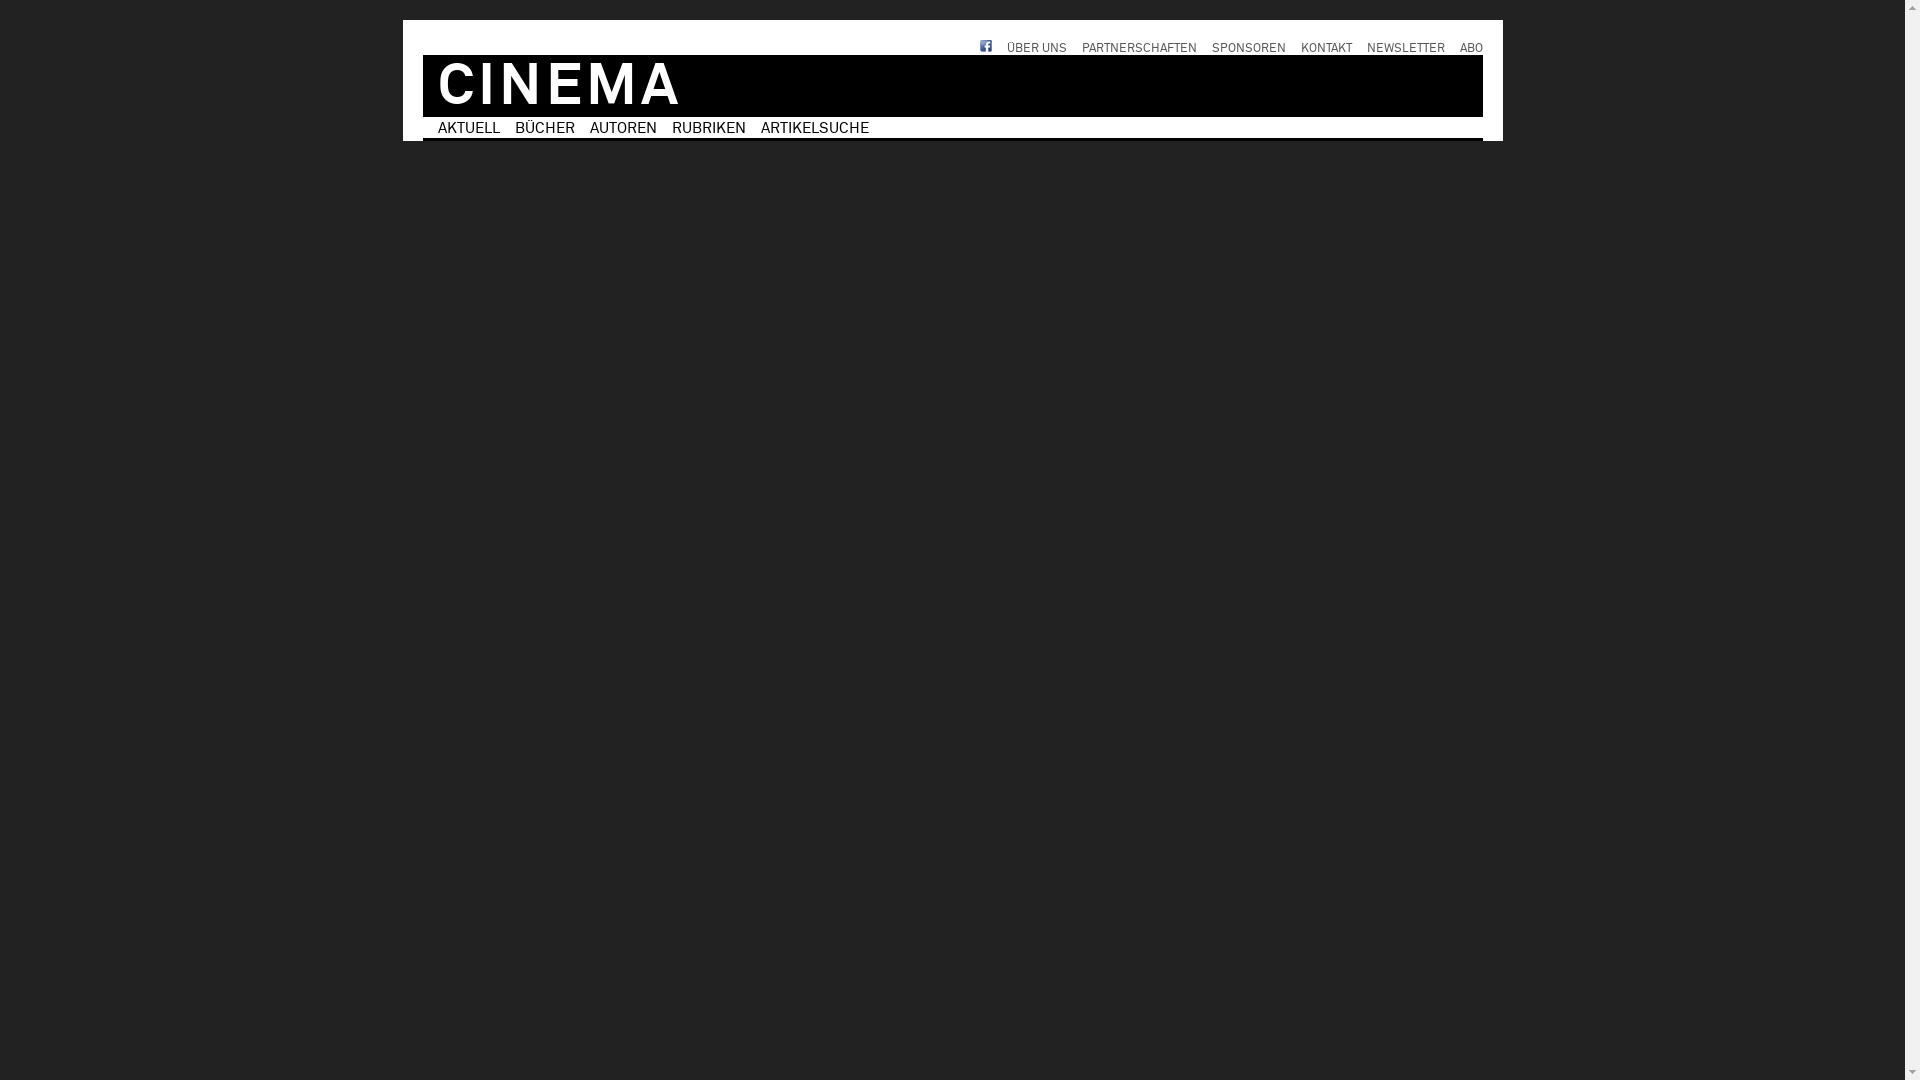  What do you see at coordinates (1247, 48) in the screenshot?
I see `'SPONSOREN'` at bounding box center [1247, 48].